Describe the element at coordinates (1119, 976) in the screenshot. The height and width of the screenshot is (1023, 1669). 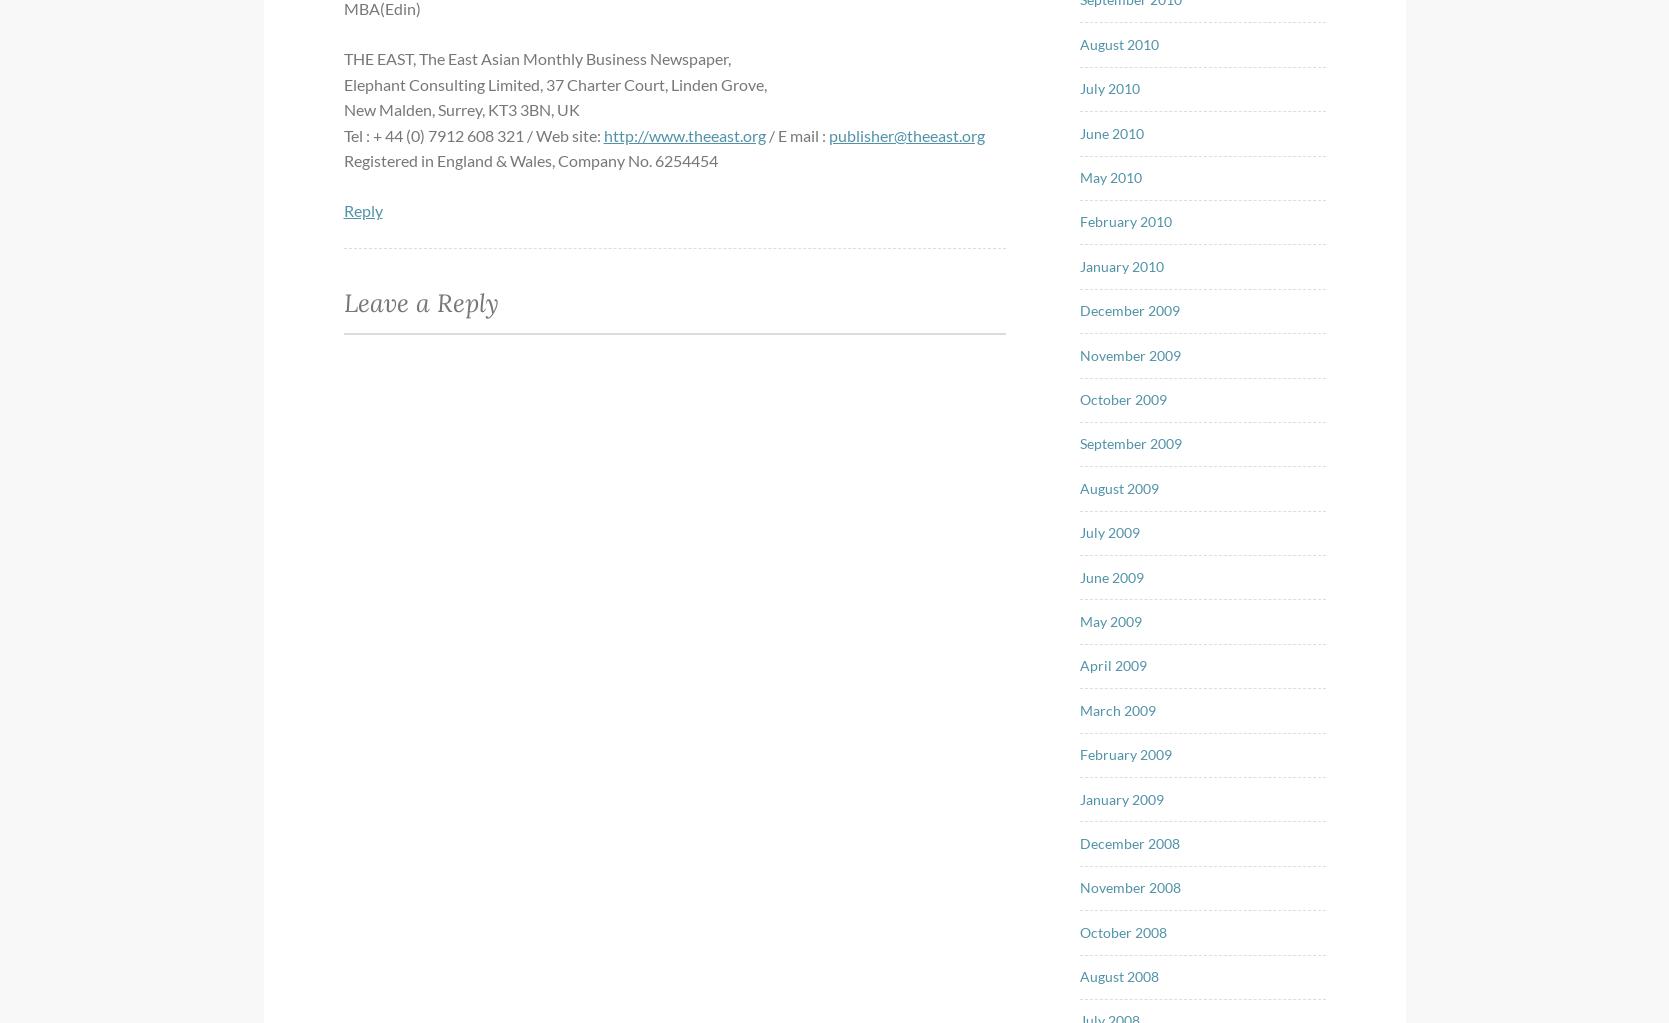
I see `'August 2008'` at that location.